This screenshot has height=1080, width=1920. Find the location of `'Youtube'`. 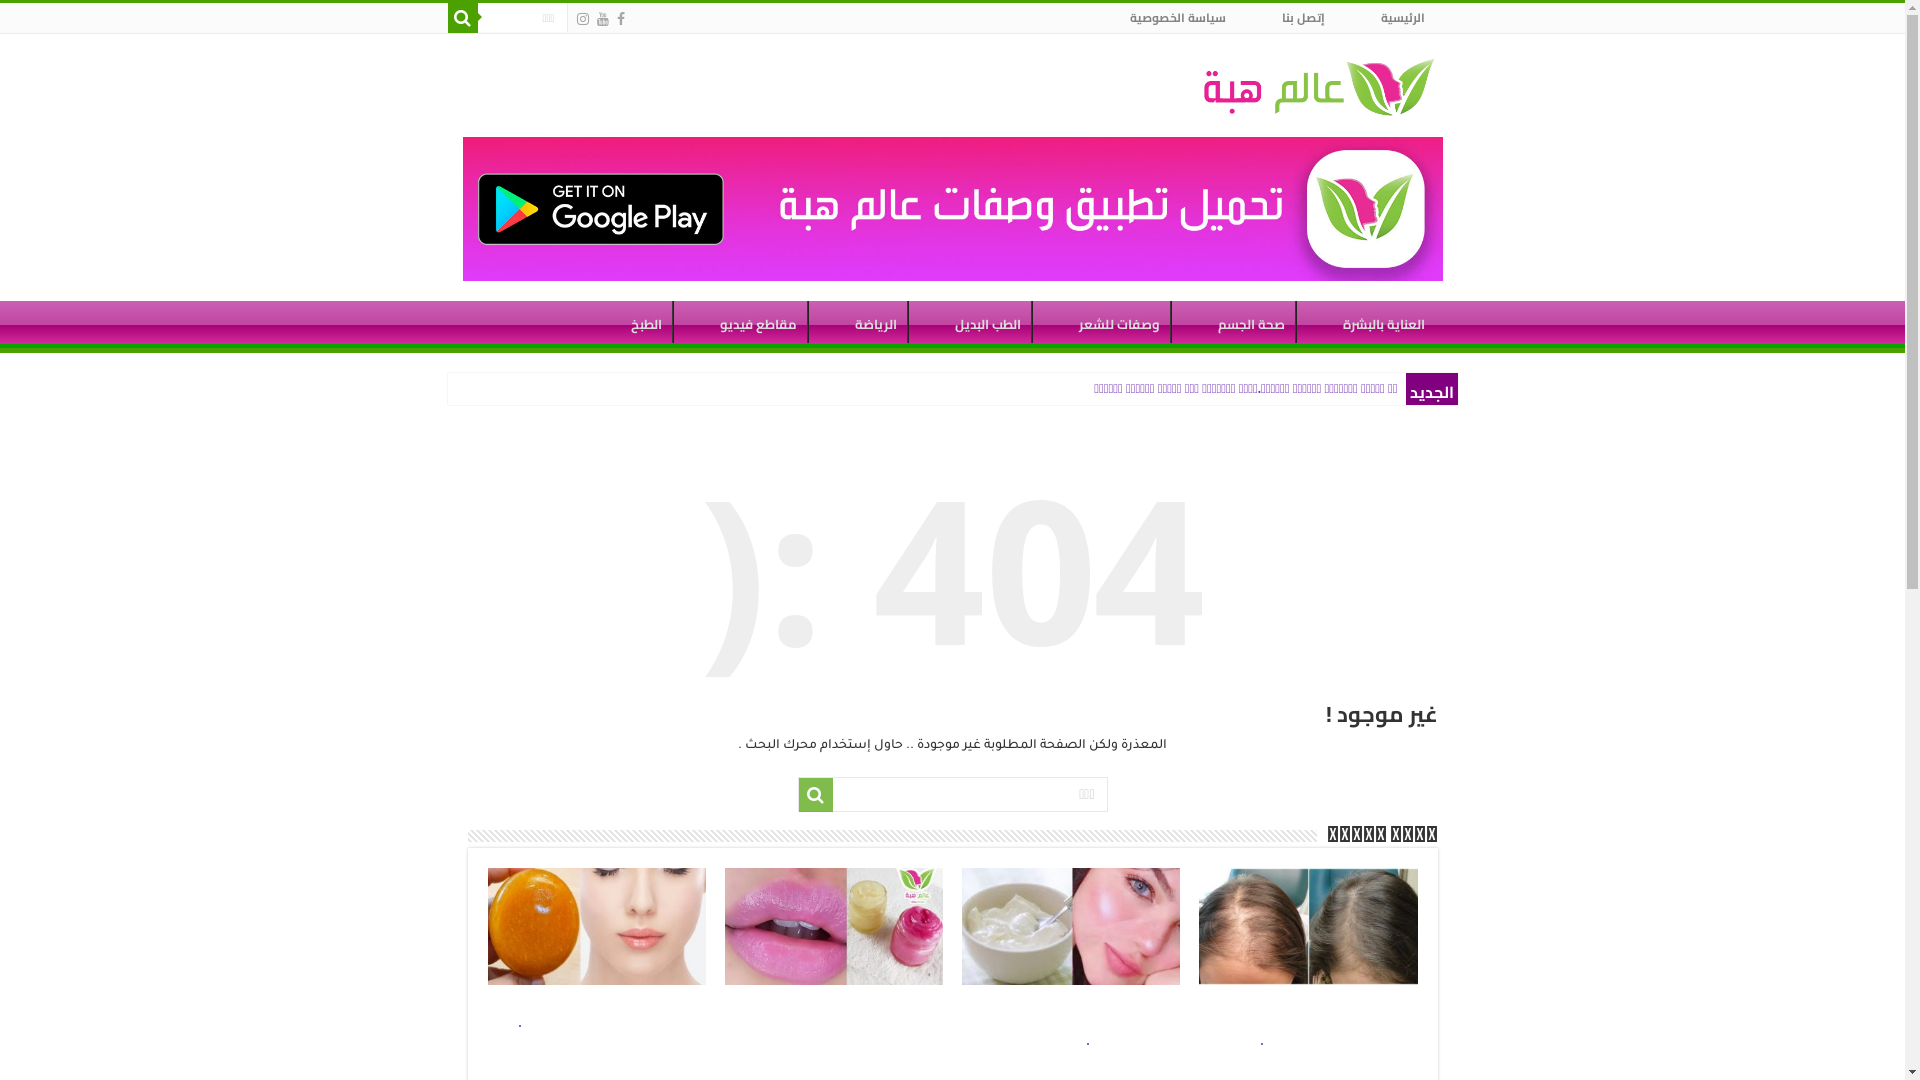

'Youtube' is located at coordinates (600, 19).